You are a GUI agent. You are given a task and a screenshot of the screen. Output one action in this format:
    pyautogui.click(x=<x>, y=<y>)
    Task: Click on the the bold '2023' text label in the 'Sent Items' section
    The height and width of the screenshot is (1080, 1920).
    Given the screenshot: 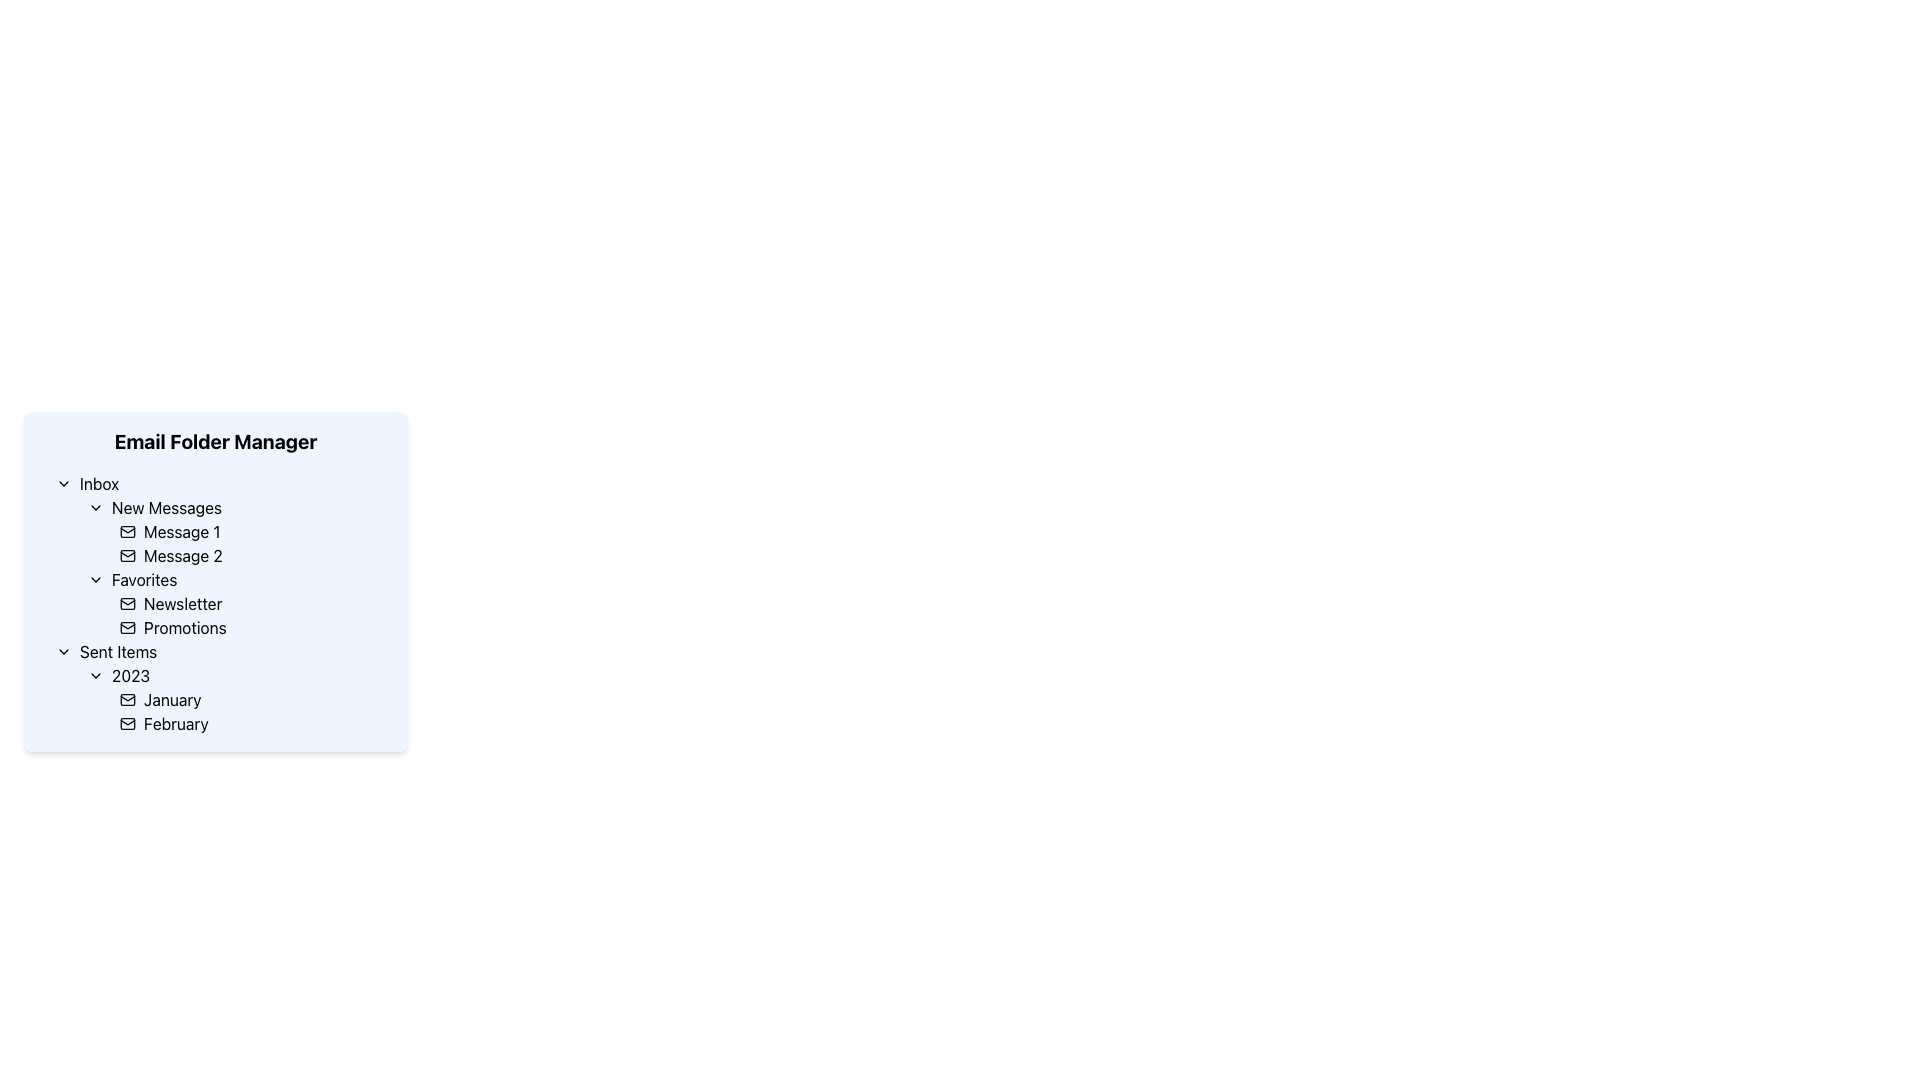 What is the action you would take?
    pyautogui.click(x=130, y=675)
    